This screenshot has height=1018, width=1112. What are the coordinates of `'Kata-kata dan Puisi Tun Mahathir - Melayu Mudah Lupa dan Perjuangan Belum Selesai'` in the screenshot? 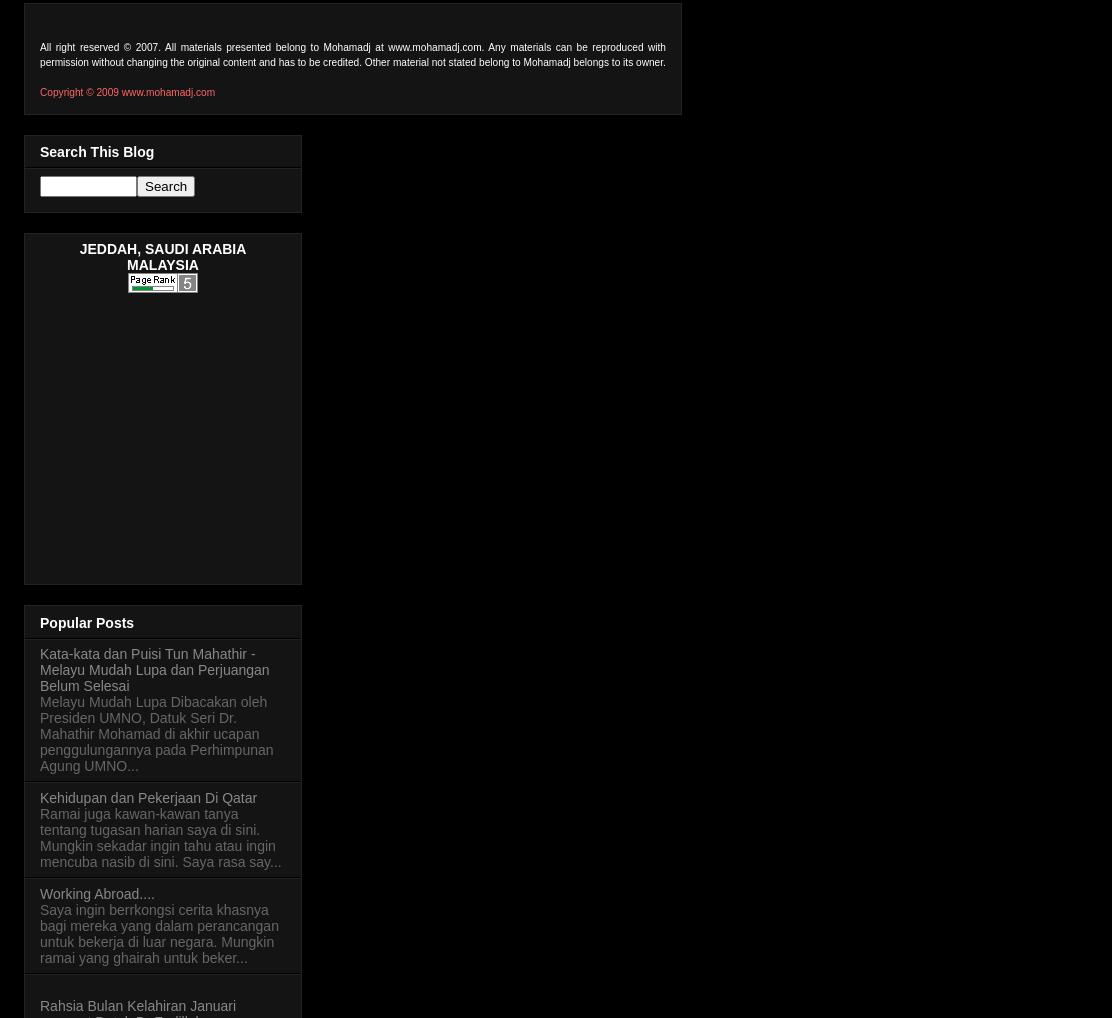 It's located at (154, 669).